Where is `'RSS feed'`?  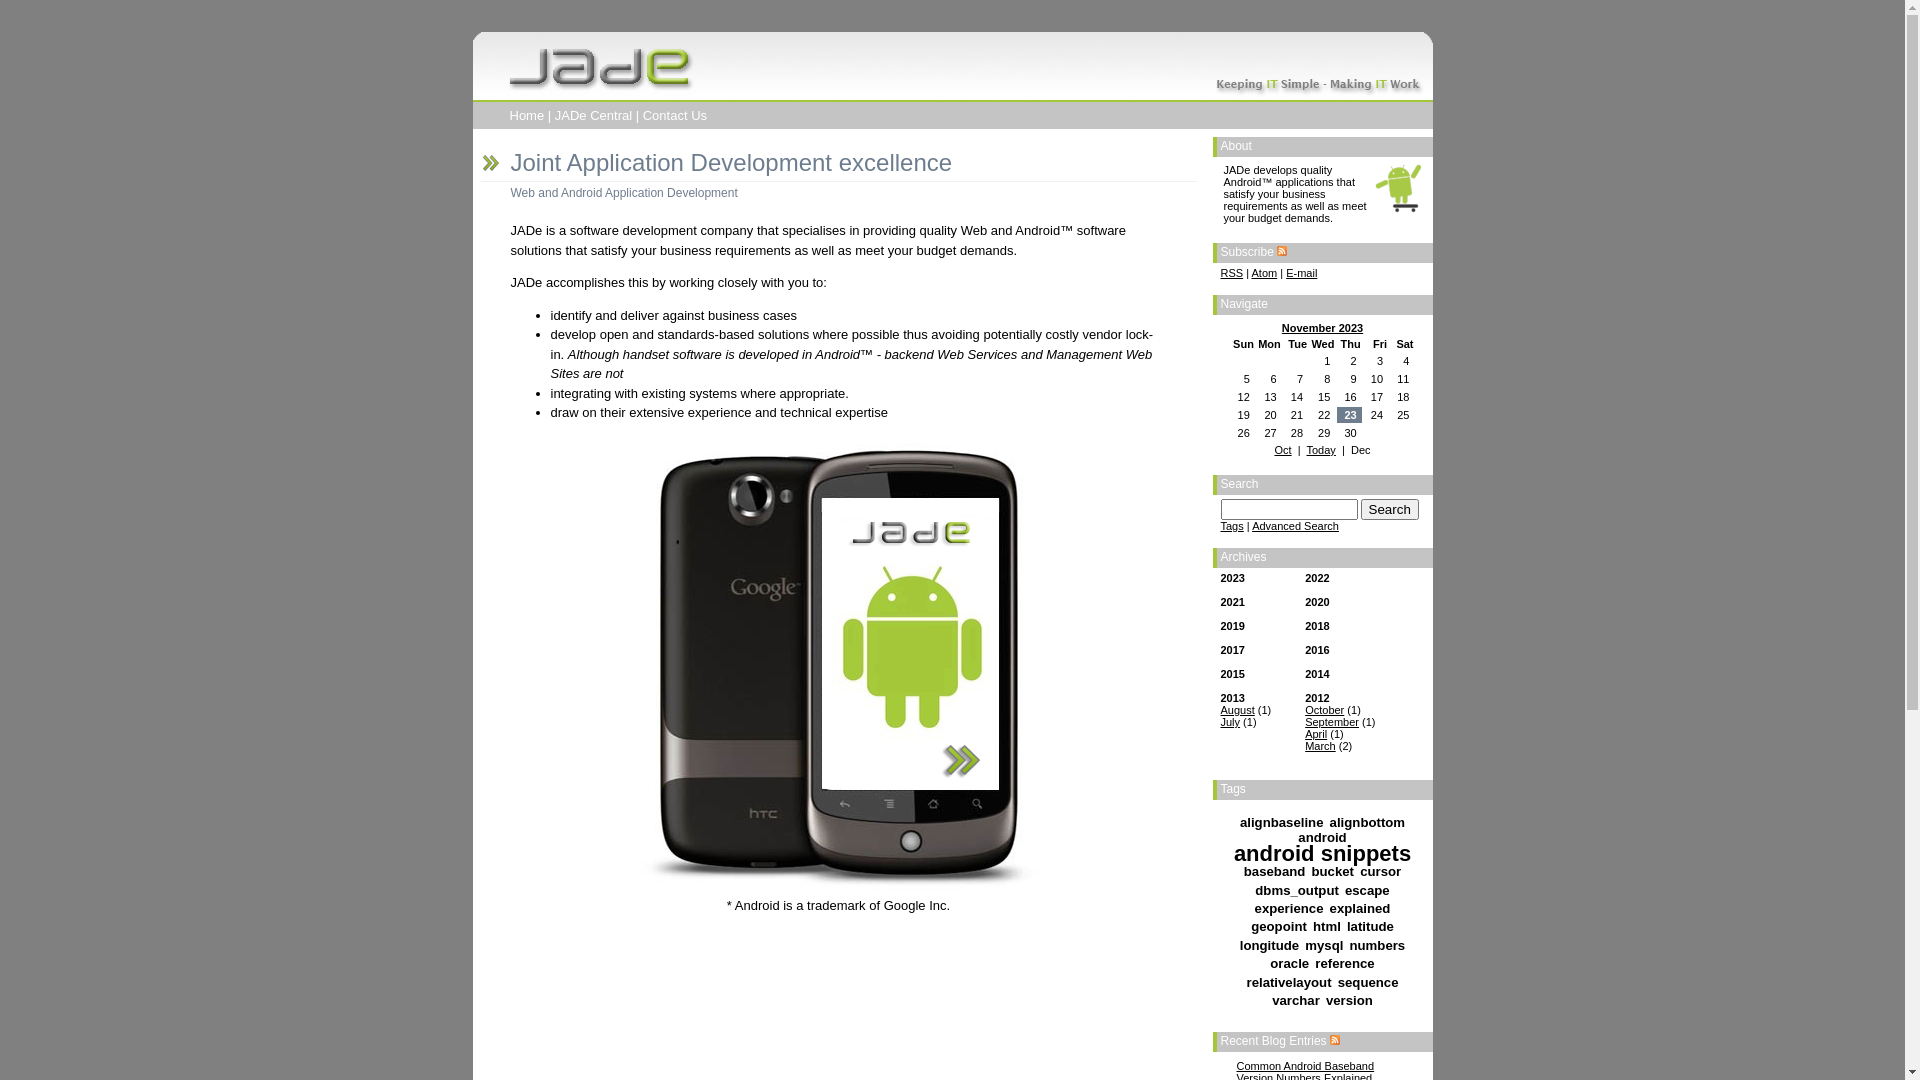
'RSS feed' is located at coordinates (1281, 250).